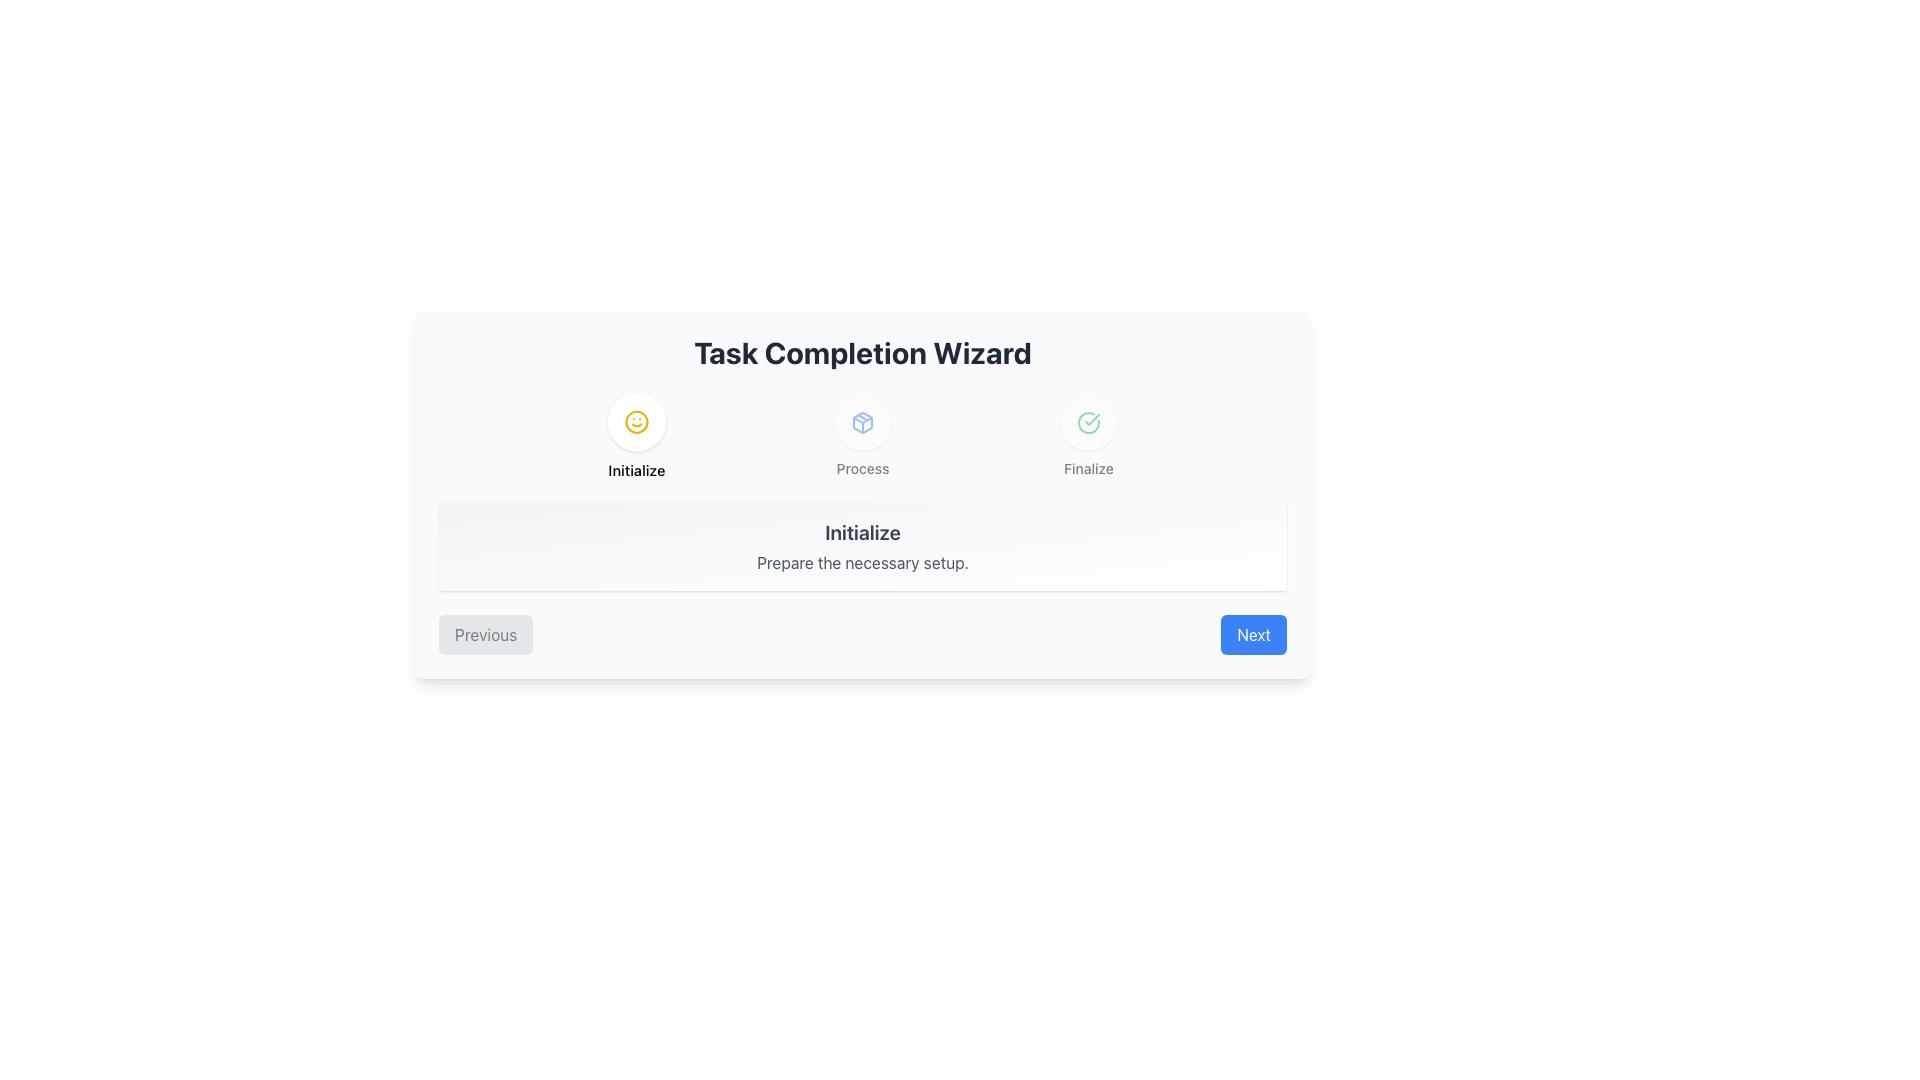 The image size is (1920, 1080). What do you see at coordinates (1088, 422) in the screenshot?
I see `the green checkmark icon located on the rightmost side of the 'Task Completion Wizard' interface in the 'Finalize' section, indicating success or completion` at bounding box center [1088, 422].